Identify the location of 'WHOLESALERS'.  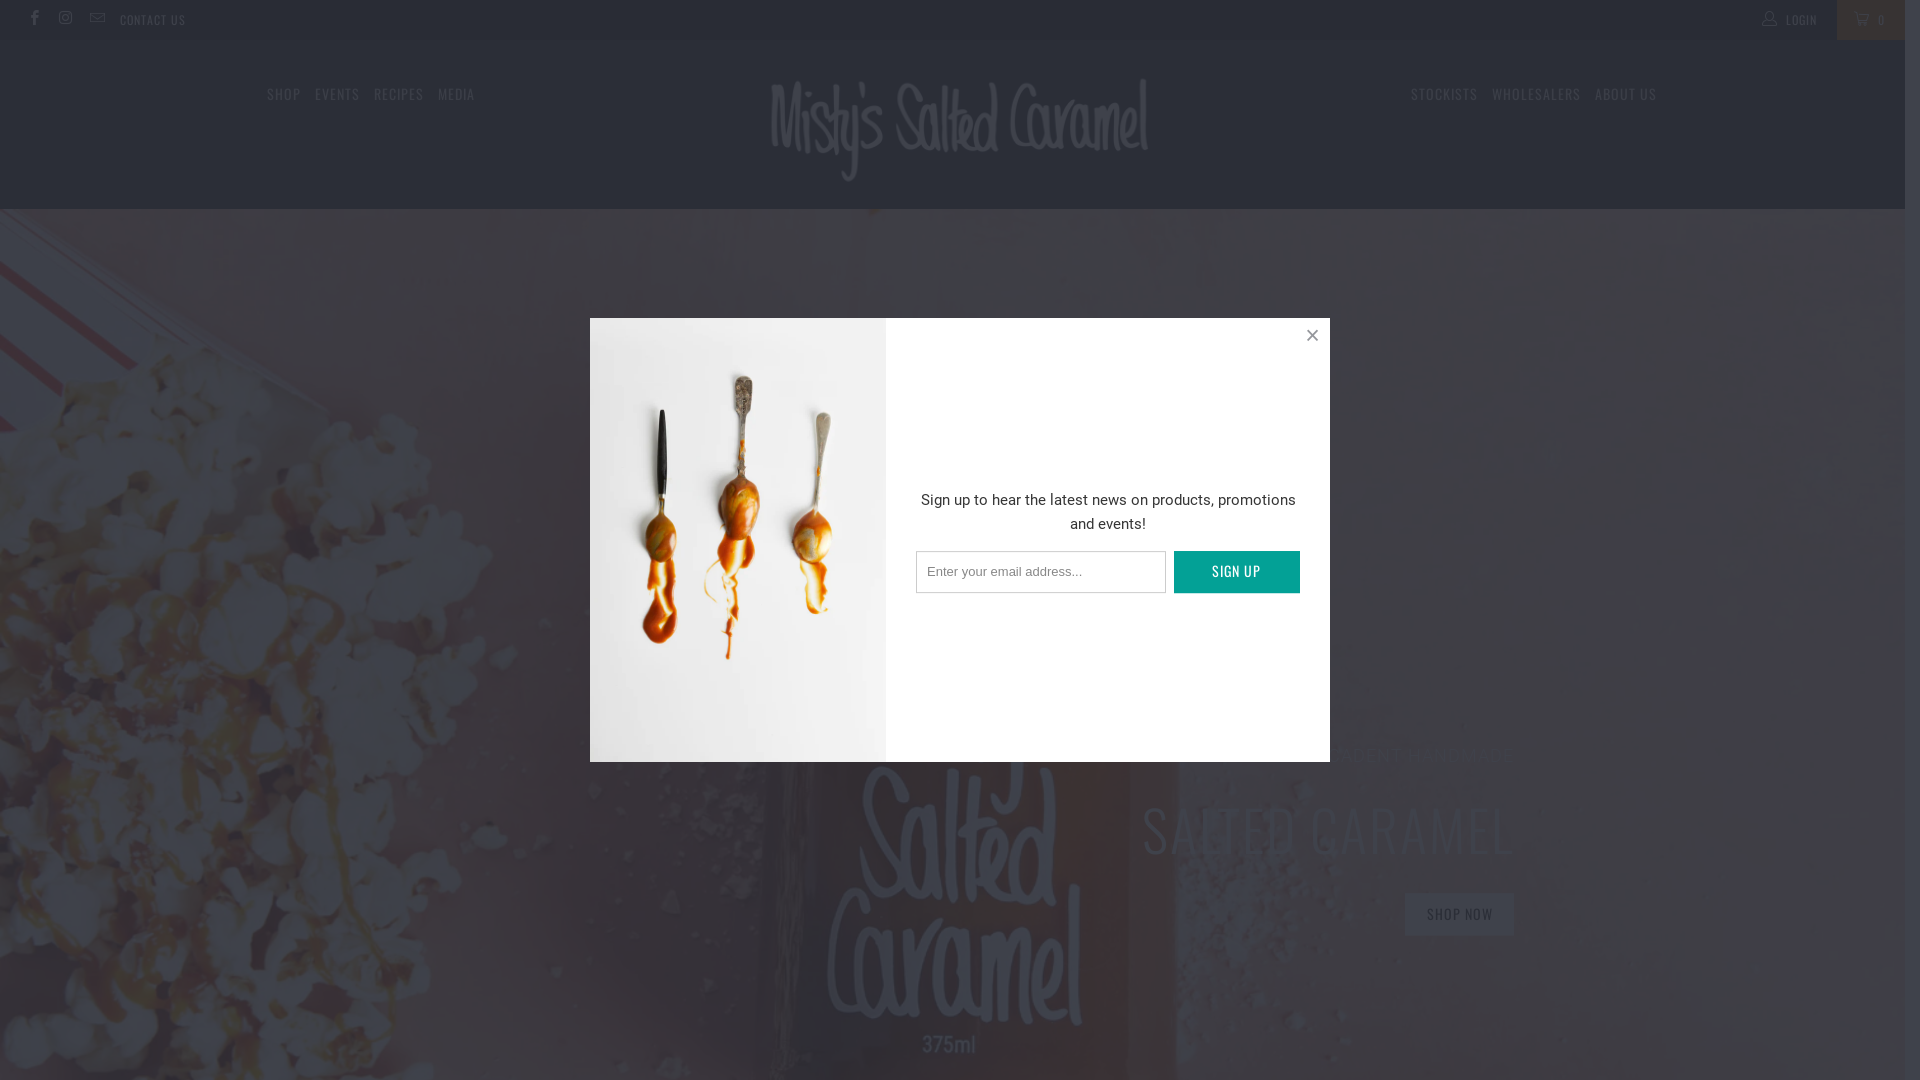
(1535, 94).